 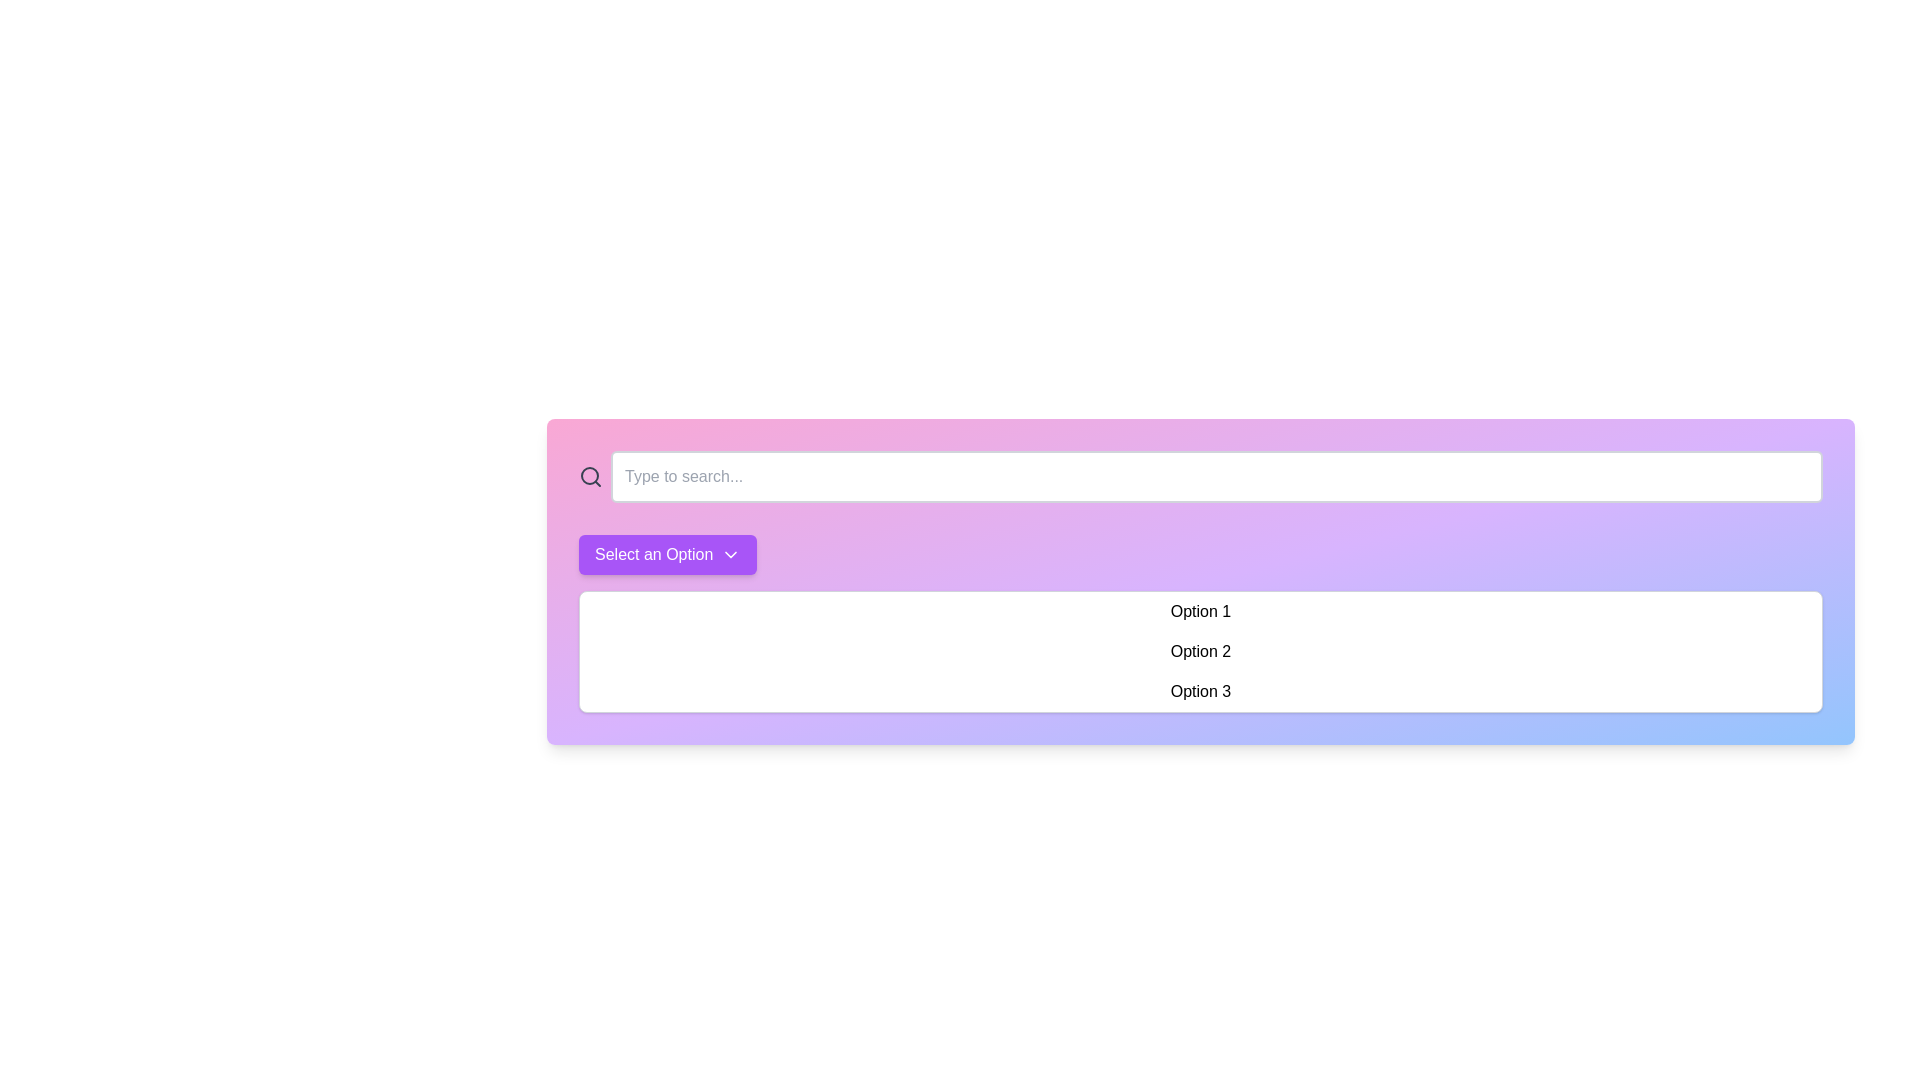 What do you see at coordinates (1200, 690) in the screenshot?
I see `the third and last item in the dropdown list` at bounding box center [1200, 690].